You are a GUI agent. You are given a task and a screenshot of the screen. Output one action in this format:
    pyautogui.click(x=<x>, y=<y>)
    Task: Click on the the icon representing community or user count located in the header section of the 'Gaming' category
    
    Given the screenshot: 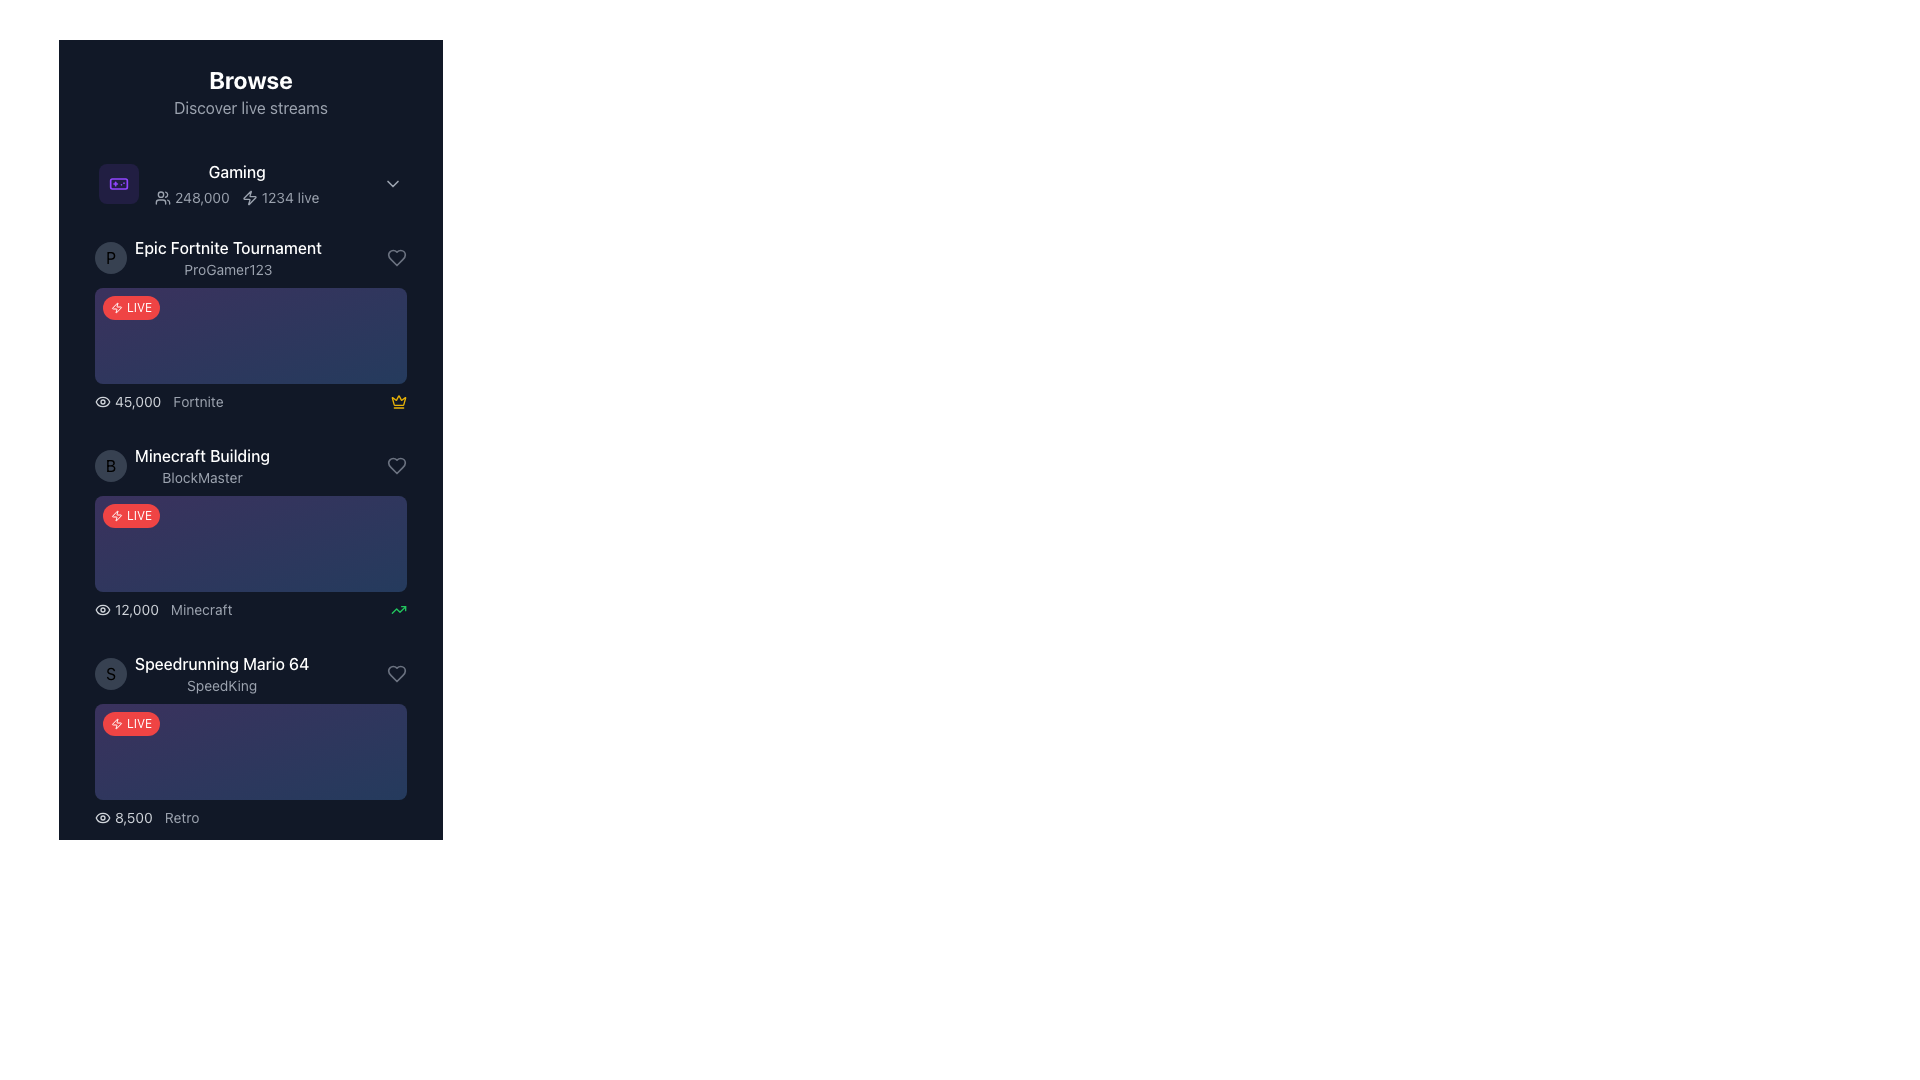 What is the action you would take?
    pyautogui.click(x=163, y=197)
    